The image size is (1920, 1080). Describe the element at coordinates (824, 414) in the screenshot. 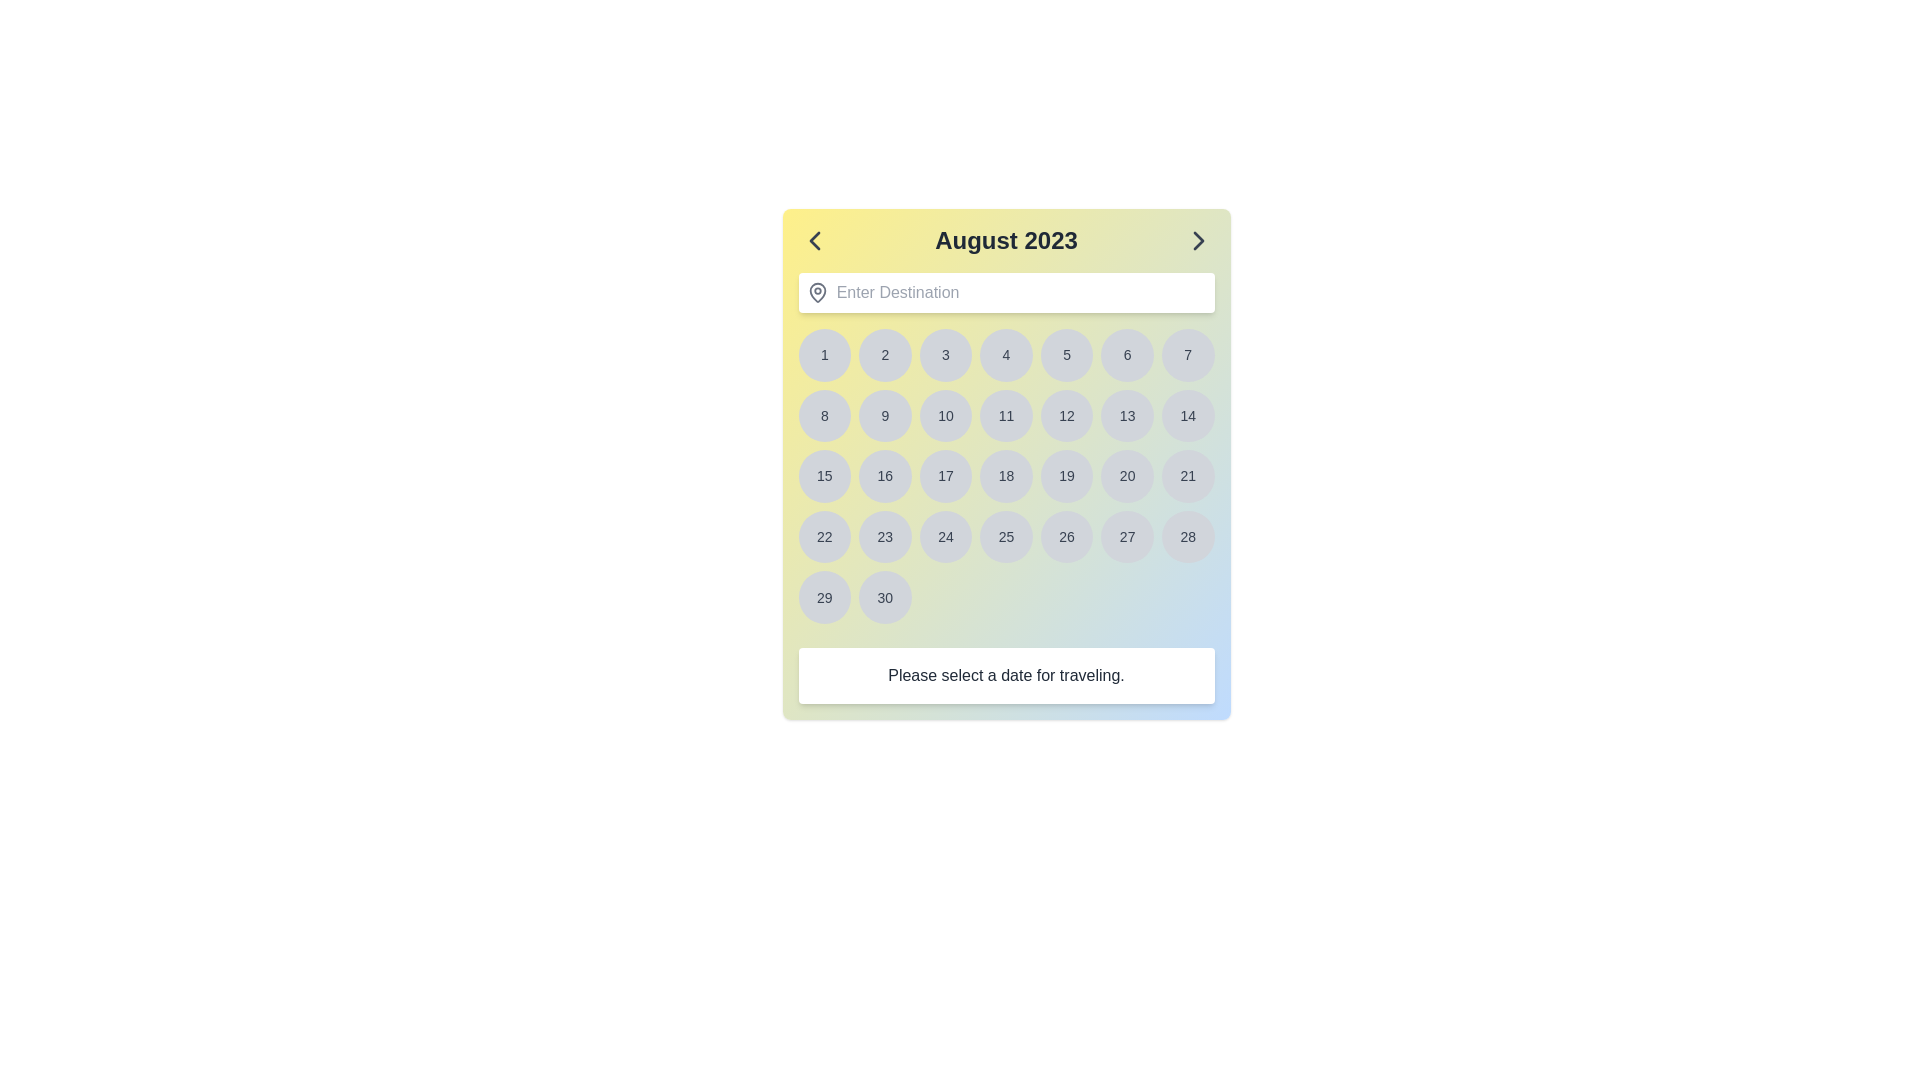

I see `the date selector button for the 8th of the current month, located in the second row and first column of the calendar interface` at that location.